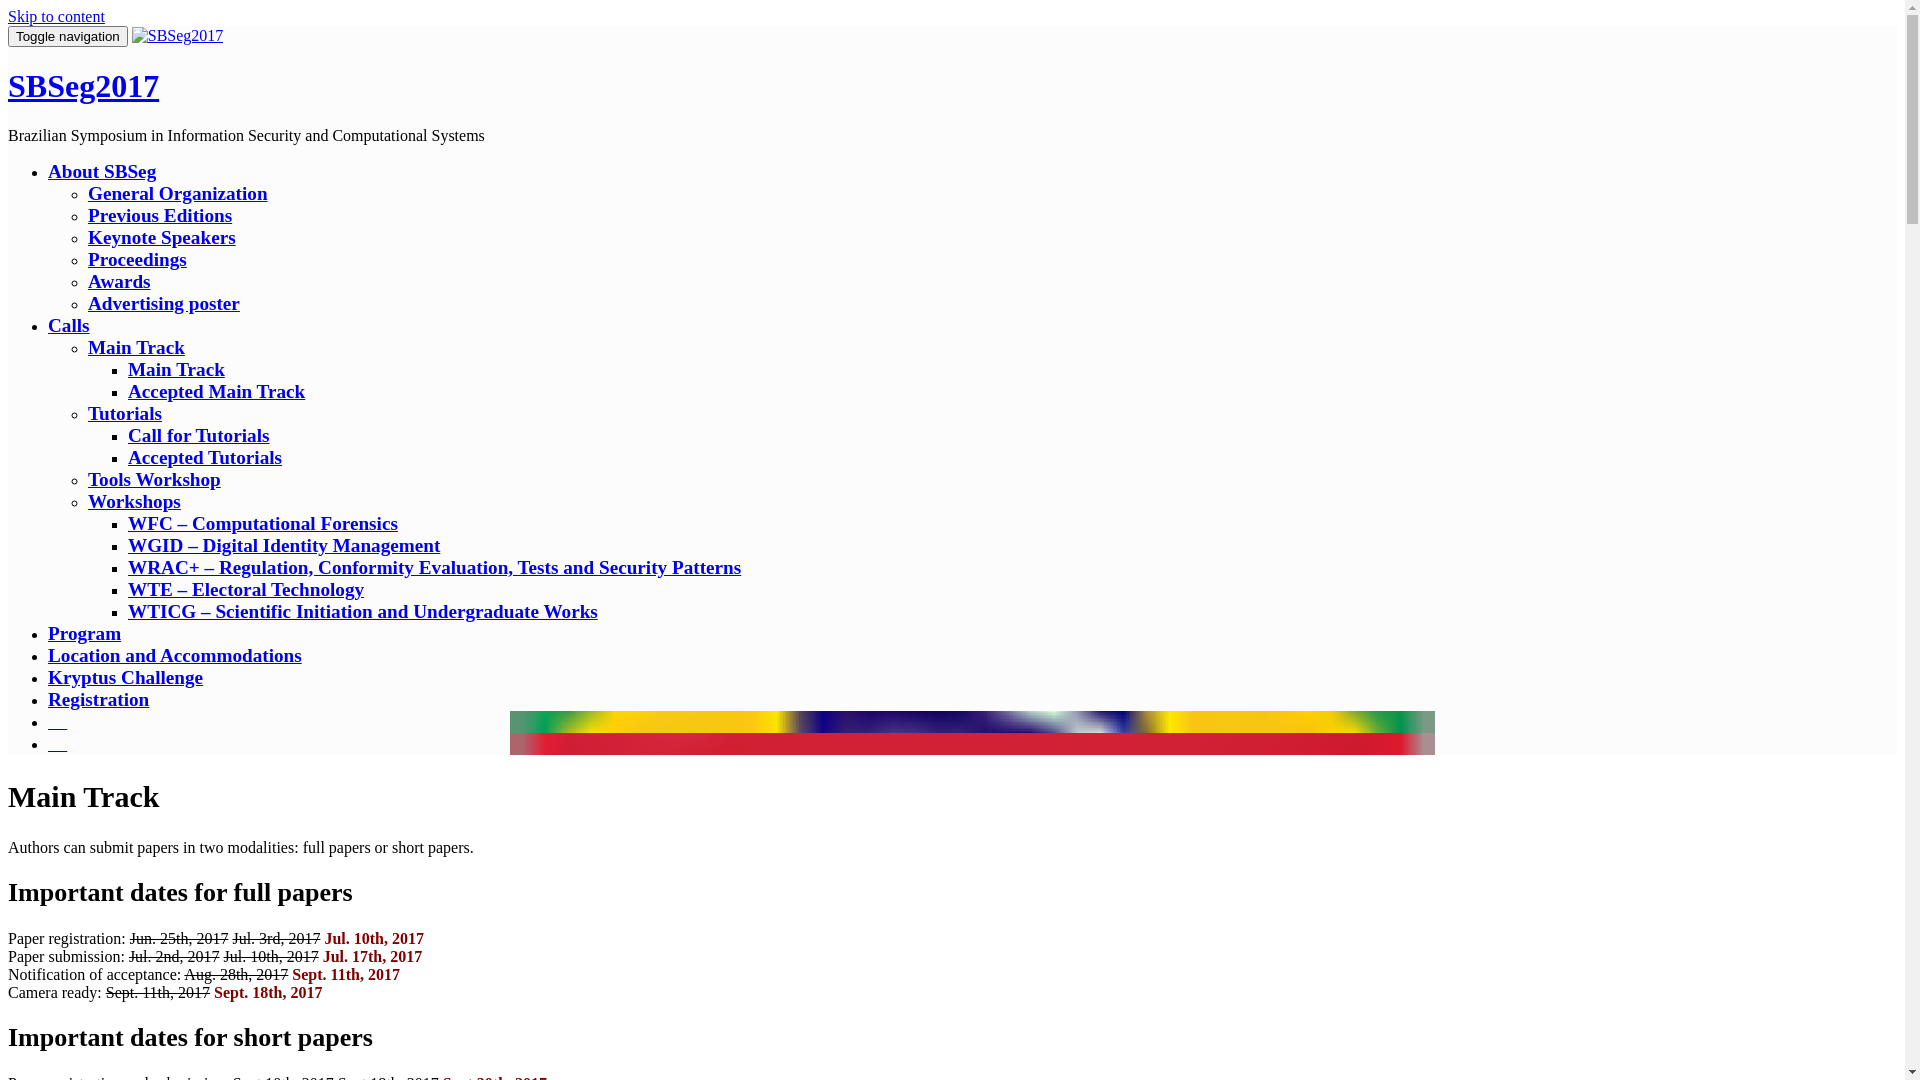 This screenshot has width=1920, height=1080. What do you see at coordinates (177, 35) in the screenshot?
I see `'SBSeg2017'` at bounding box center [177, 35].